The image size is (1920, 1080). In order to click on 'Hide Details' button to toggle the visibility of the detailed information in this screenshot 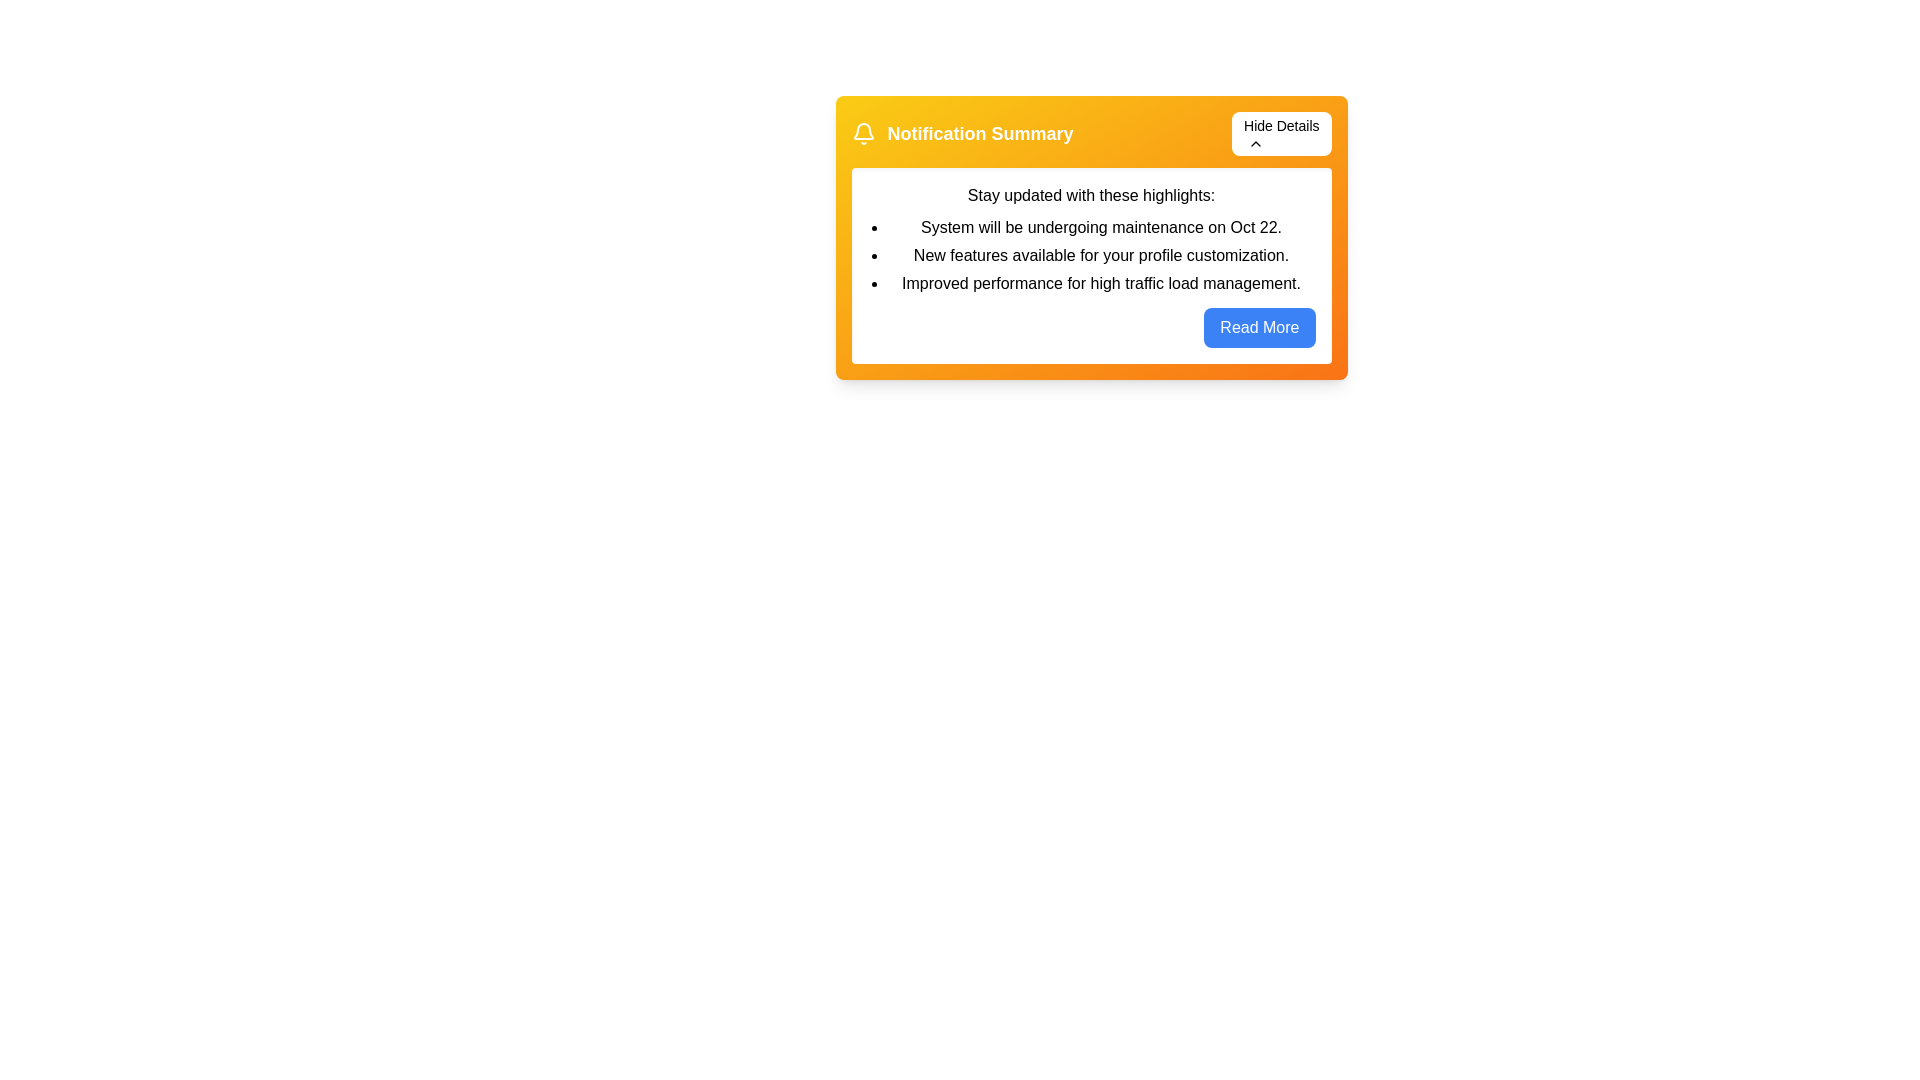, I will do `click(1281, 134)`.